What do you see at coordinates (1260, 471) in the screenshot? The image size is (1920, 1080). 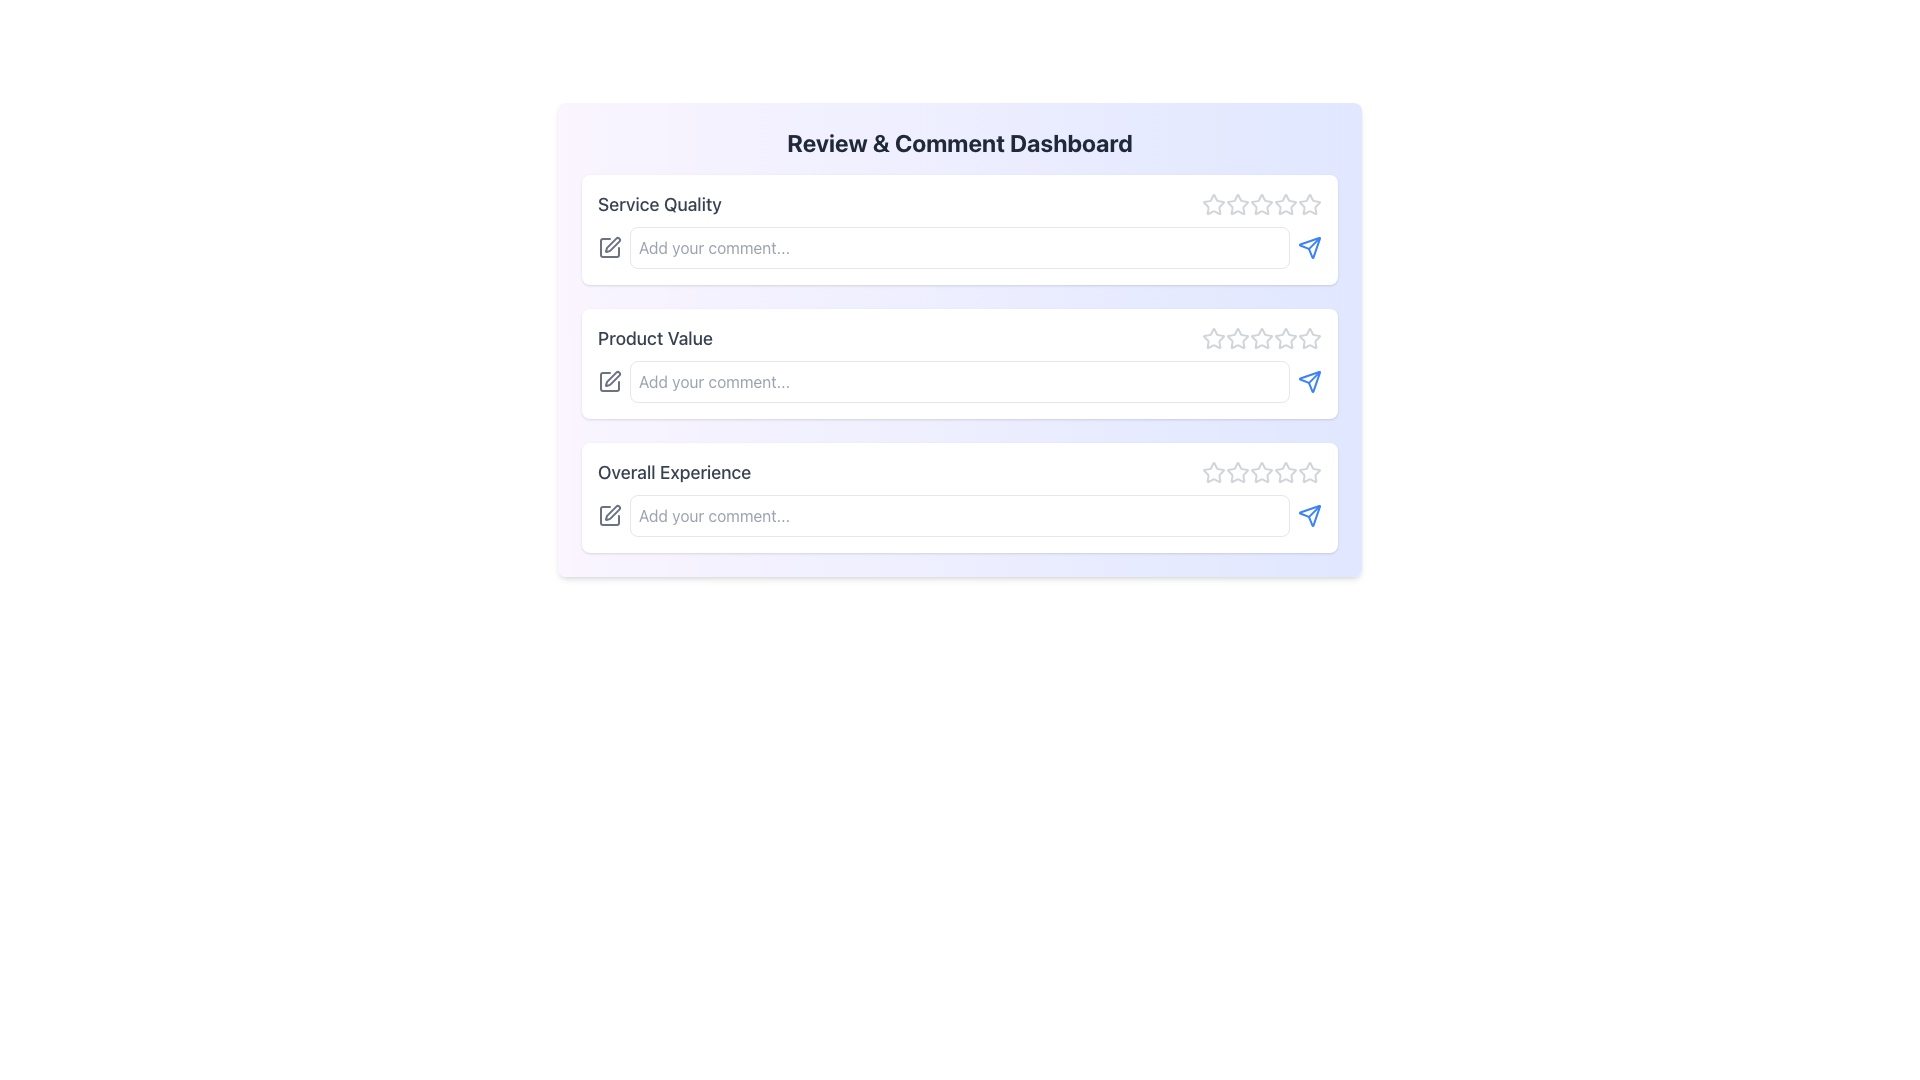 I see `the fourth star icon in the 'Overall Experience' section` at bounding box center [1260, 471].